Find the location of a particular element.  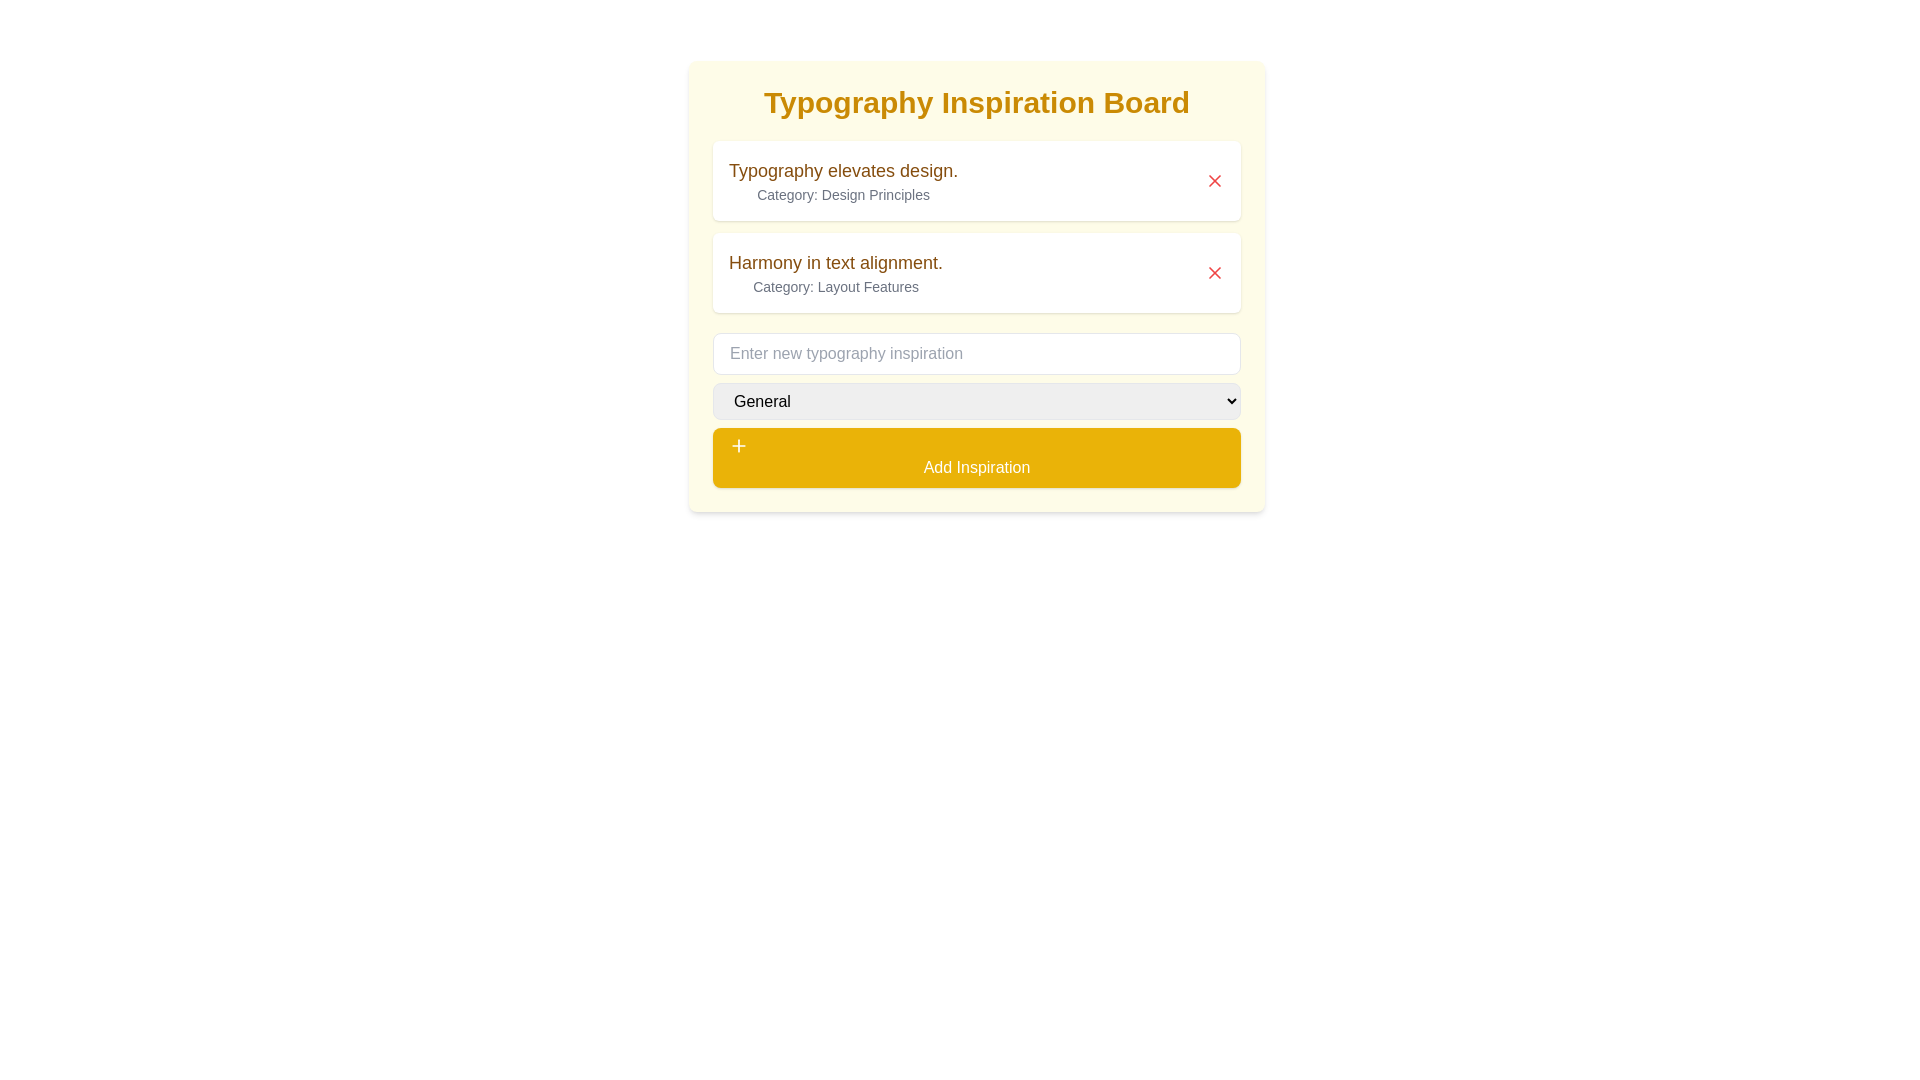

the icon representing the 'Add Inspiration' action located at the left-hand side of the button labeled 'Add Inspiration' is located at coordinates (738, 445).